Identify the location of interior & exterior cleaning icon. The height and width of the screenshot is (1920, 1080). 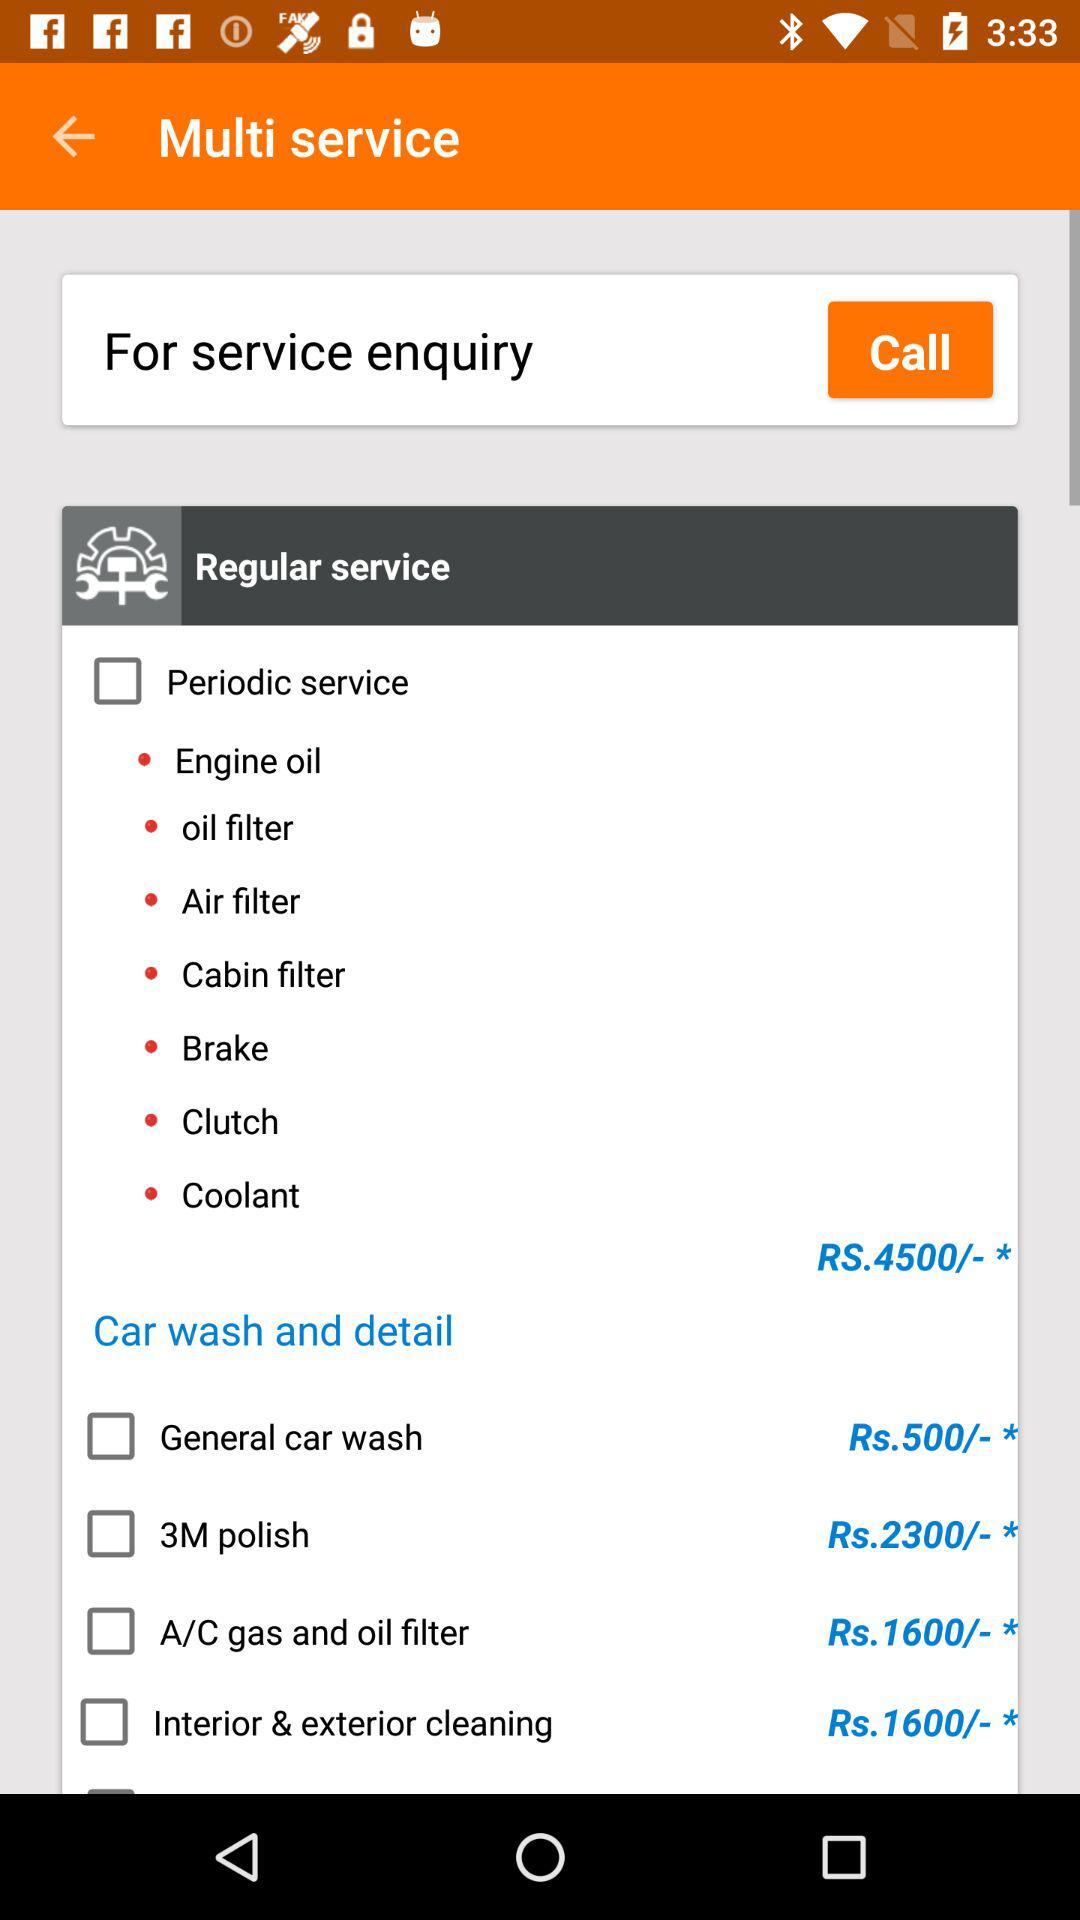
(540, 1721).